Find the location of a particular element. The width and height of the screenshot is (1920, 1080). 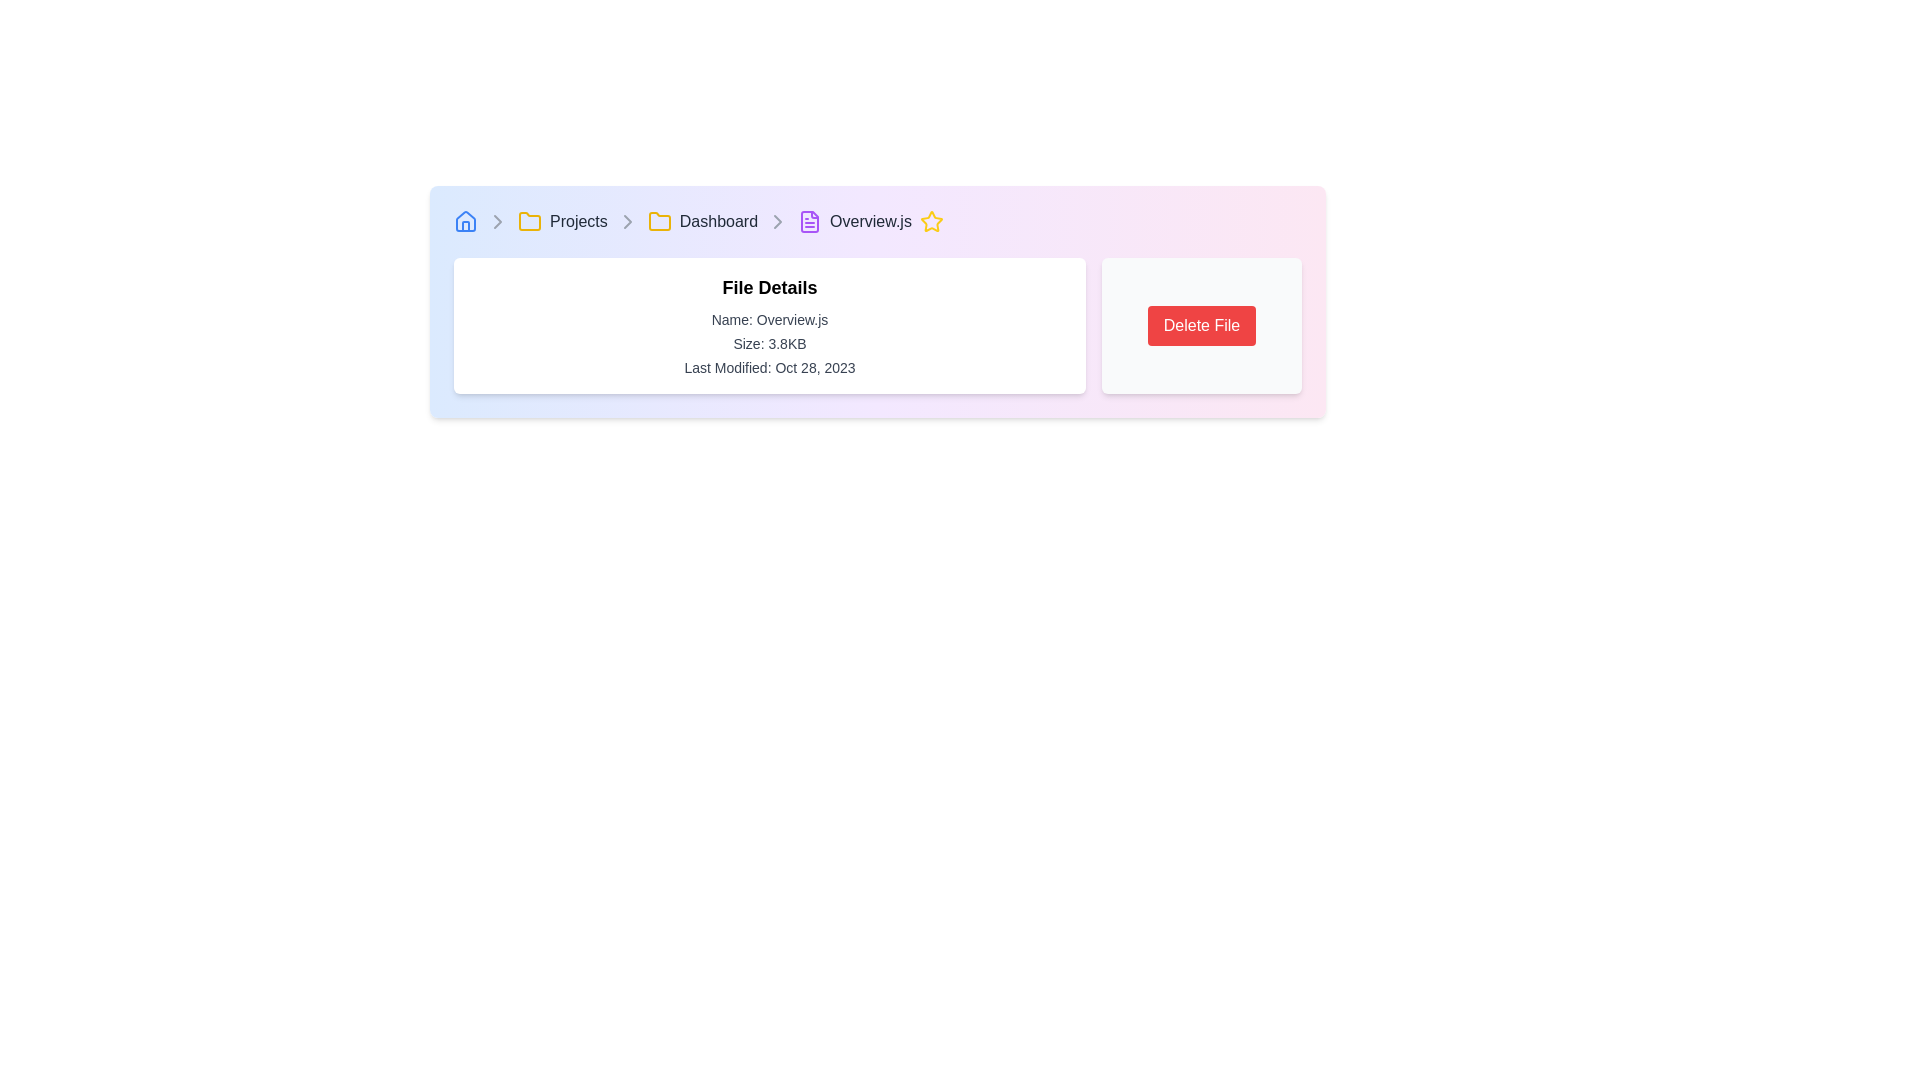

the Informational Panel, which is a rectangular section with a gradient background transitioning from light blue to purple to pink shades, located centrally below the breadcrumb navigation bar is located at coordinates (878, 301).